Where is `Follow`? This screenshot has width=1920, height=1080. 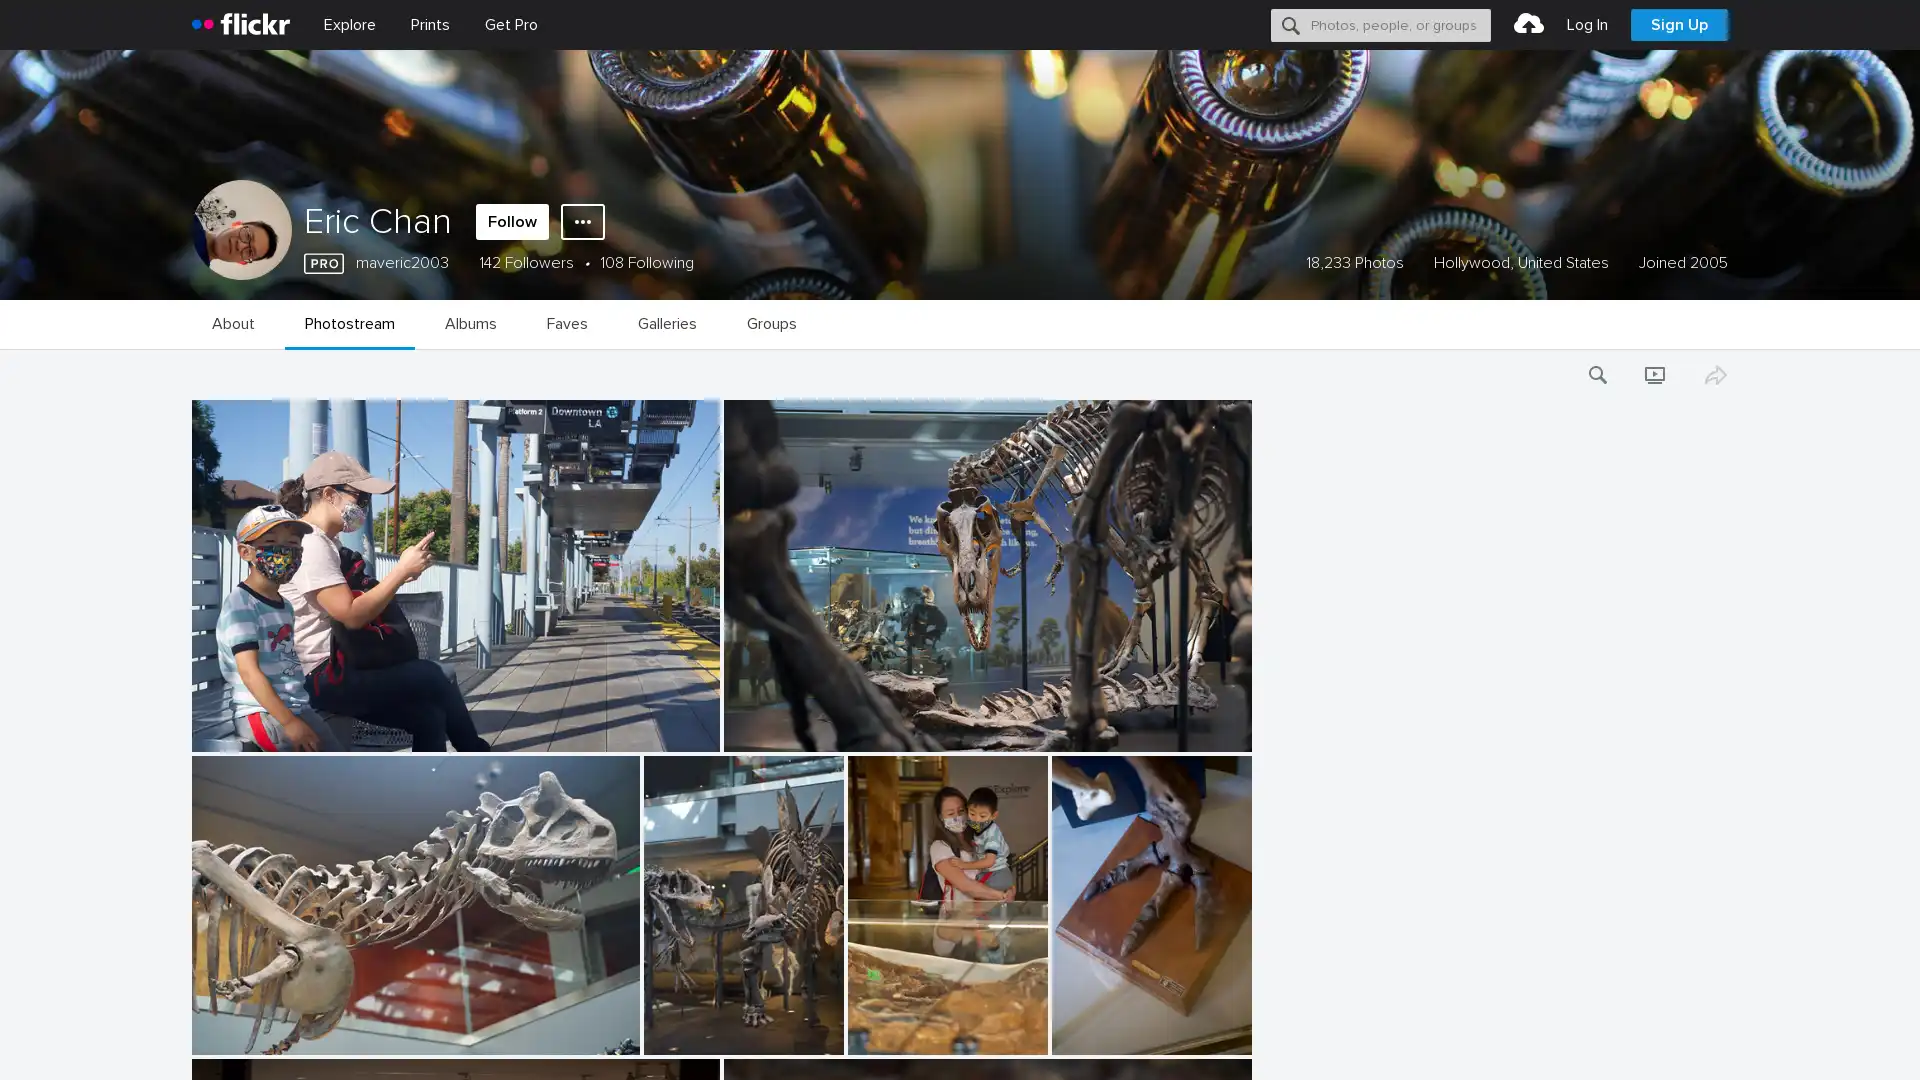
Follow is located at coordinates (512, 222).